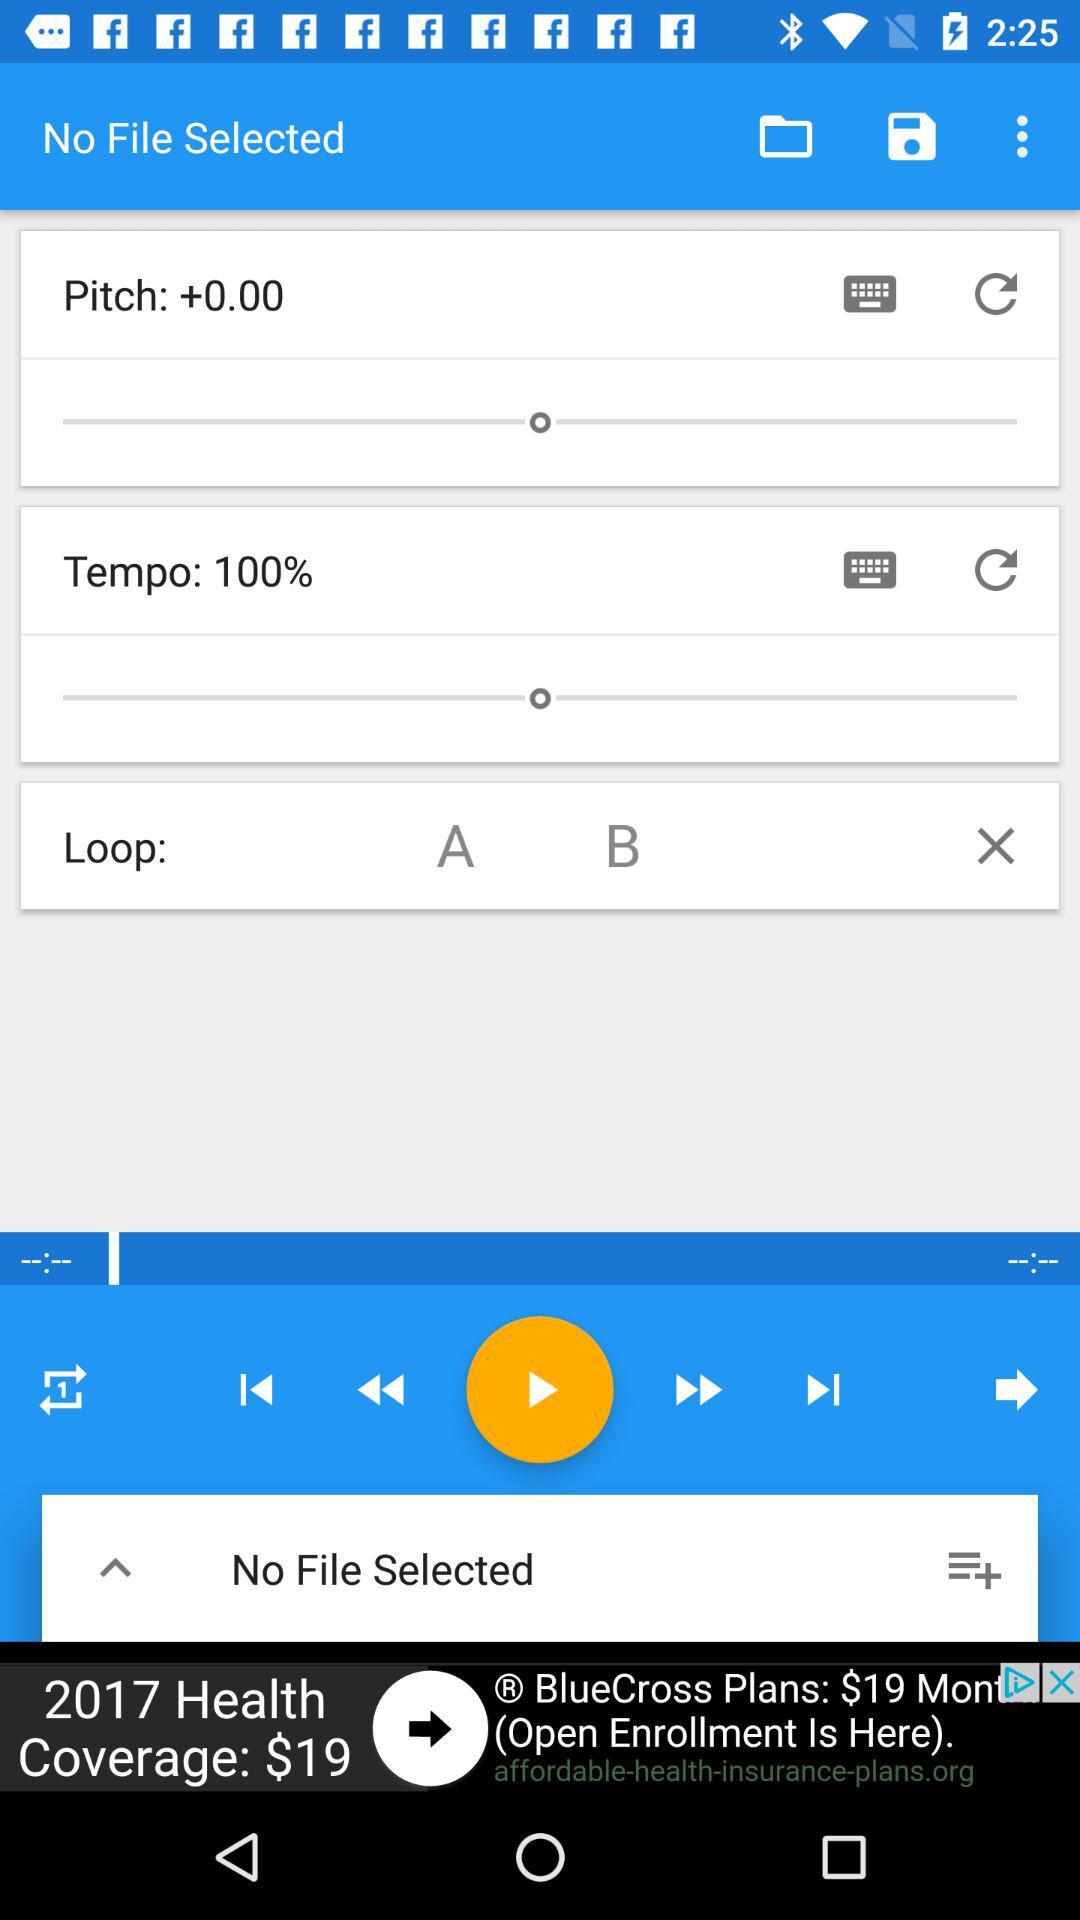 This screenshot has height=1920, width=1080. Describe the element at coordinates (382, 1388) in the screenshot. I see `go back` at that location.